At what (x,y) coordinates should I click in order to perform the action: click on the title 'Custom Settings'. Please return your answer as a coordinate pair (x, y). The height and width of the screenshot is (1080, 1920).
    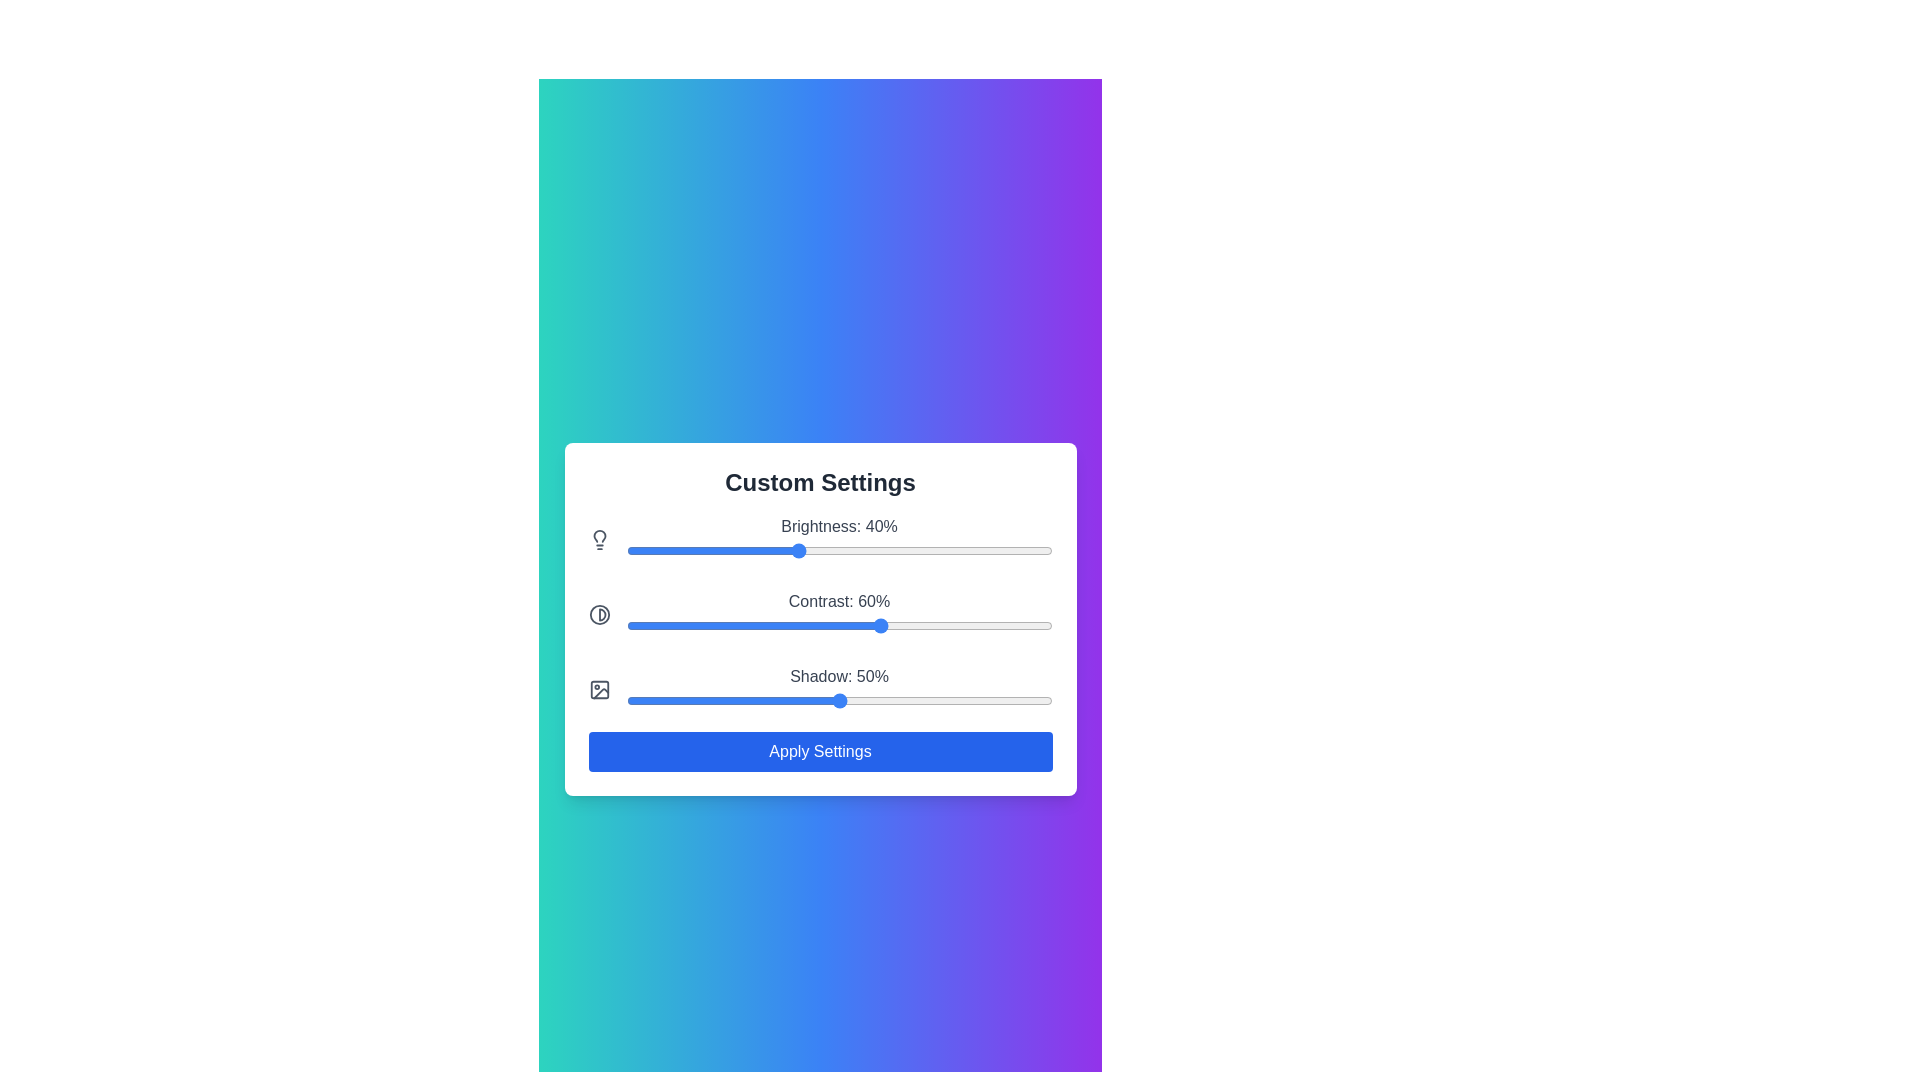
    Looking at the image, I should click on (820, 482).